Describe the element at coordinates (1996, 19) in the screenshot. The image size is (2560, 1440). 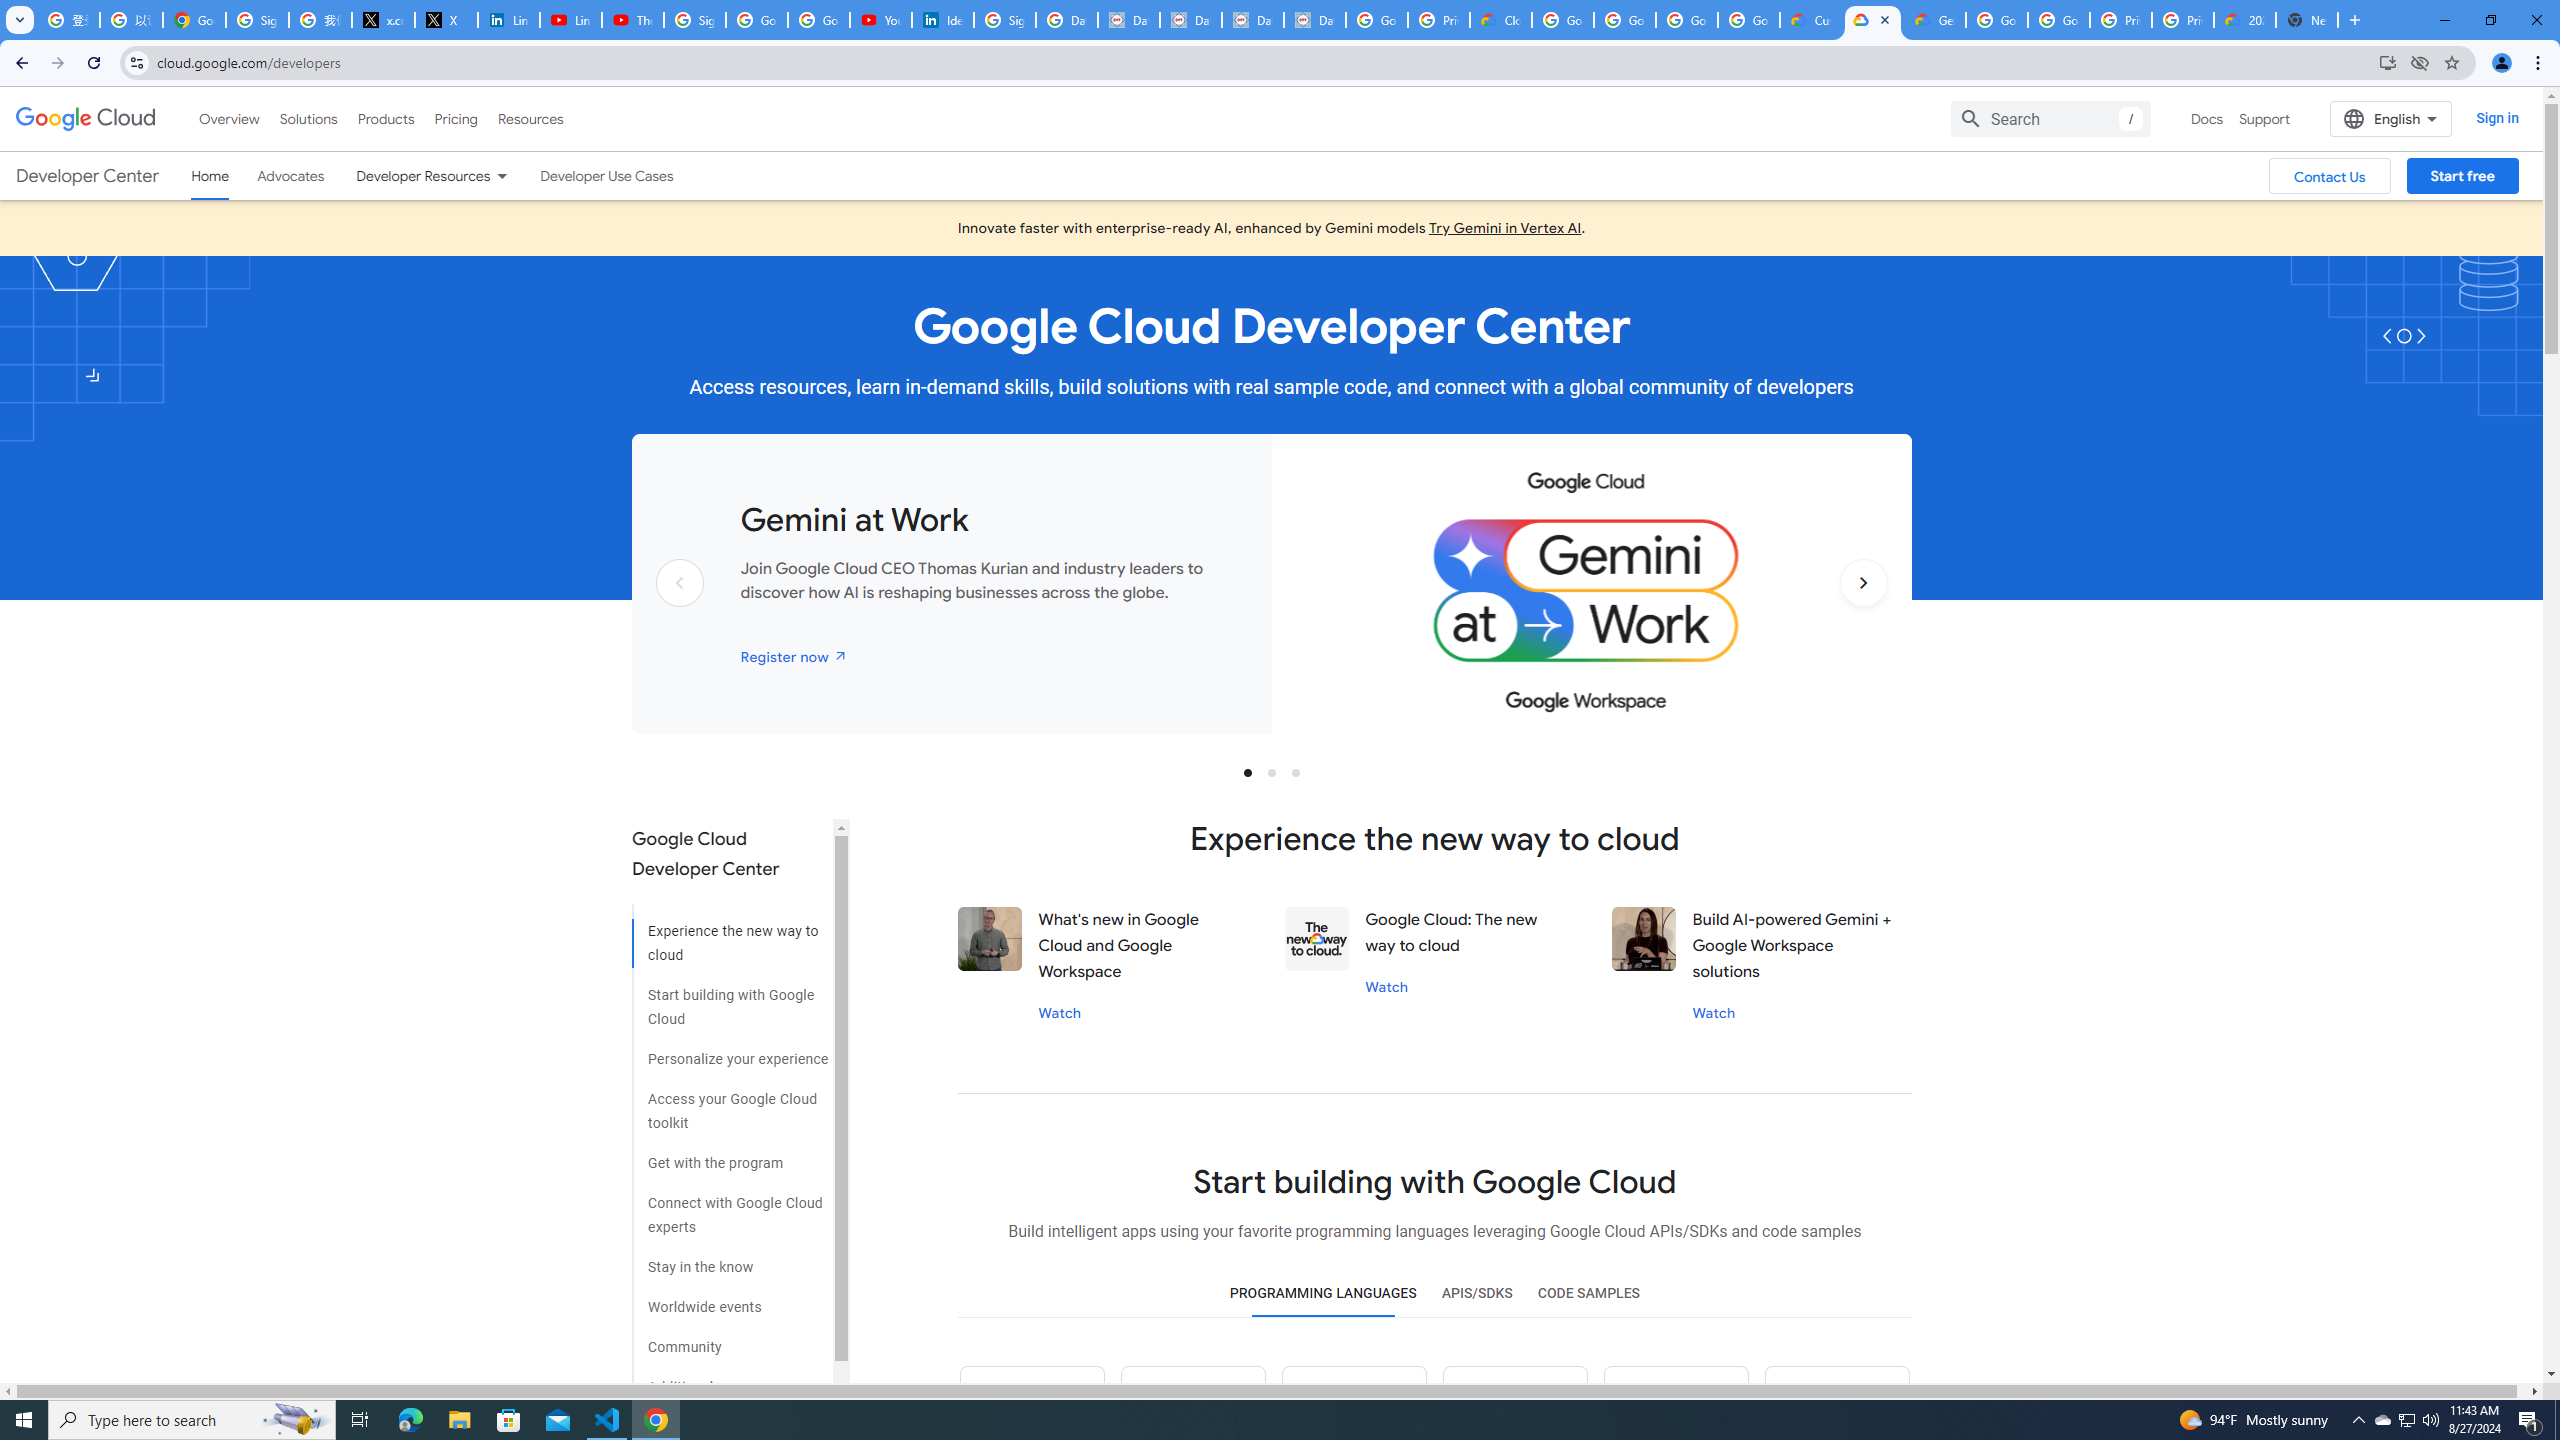
I see `'Google Cloud Platform'` at that location.